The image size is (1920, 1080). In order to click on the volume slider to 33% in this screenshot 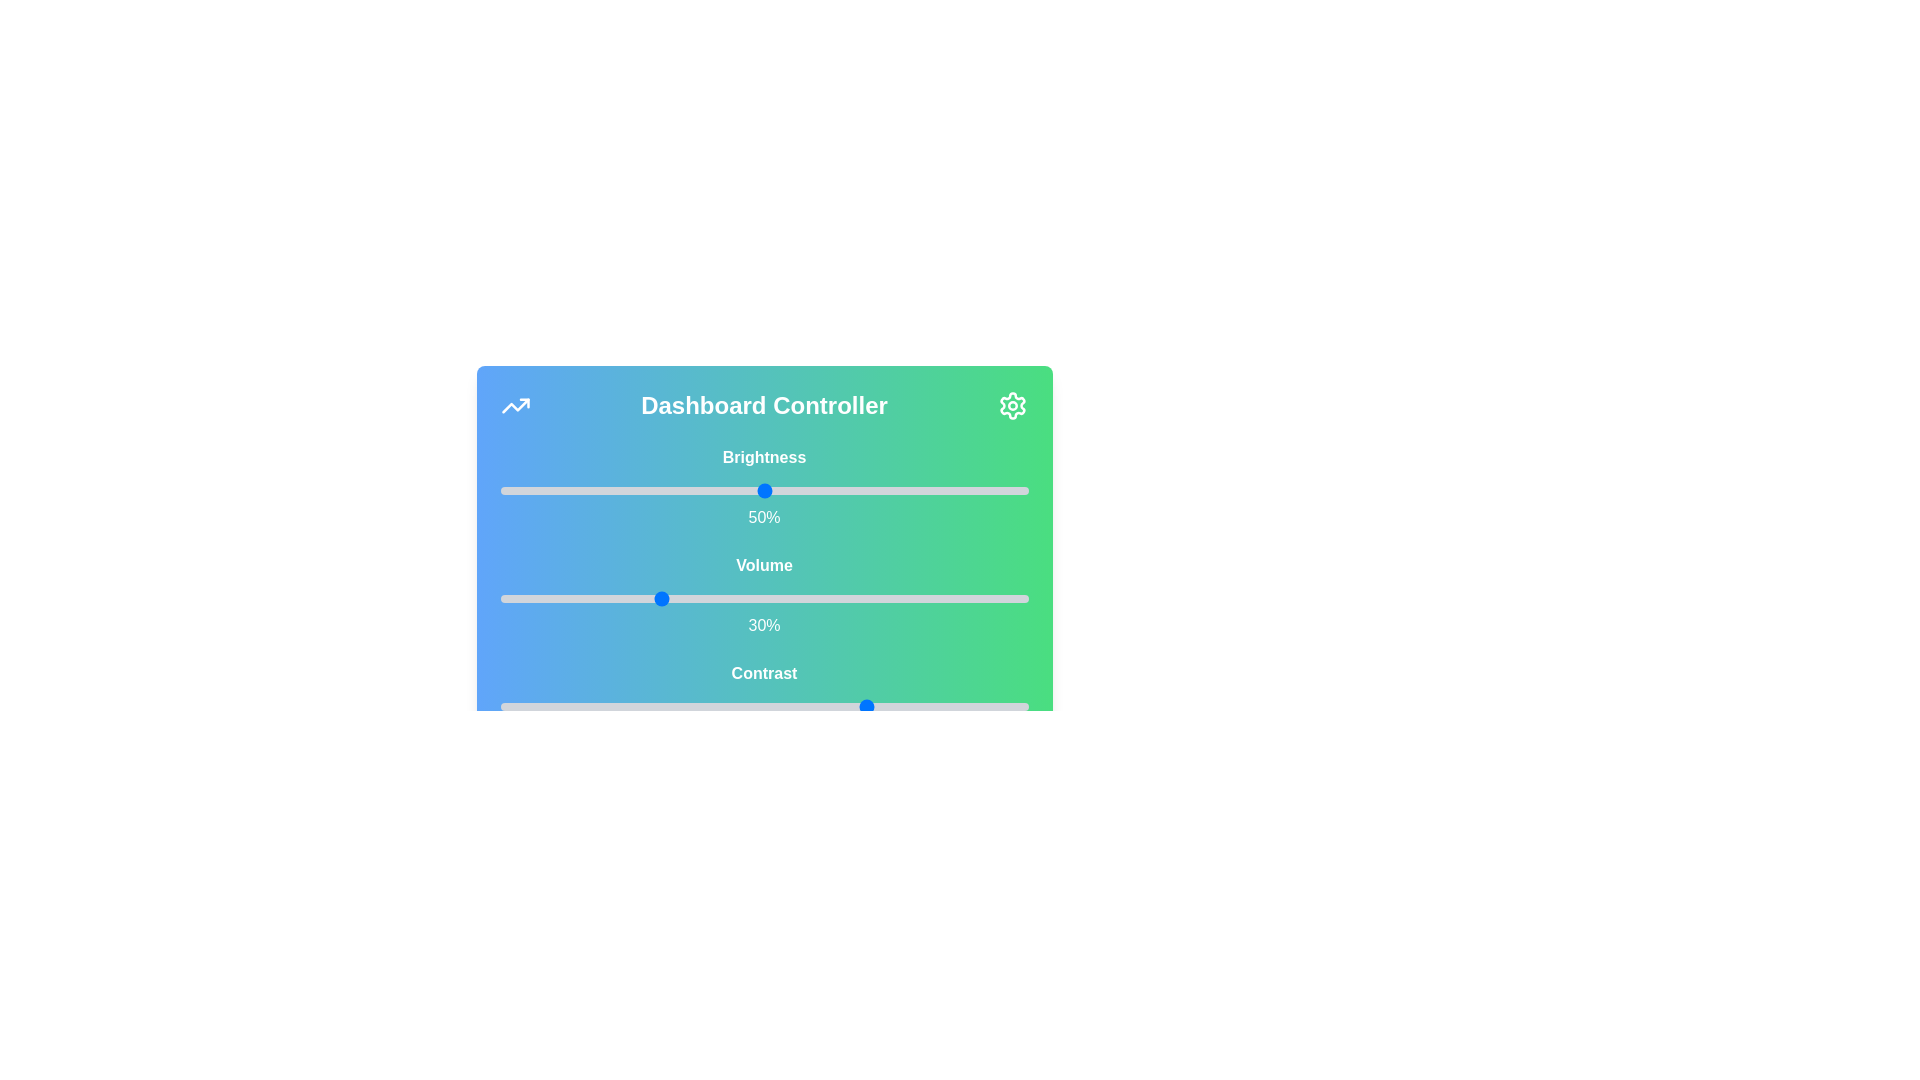, I will do `click(674, 597)`.